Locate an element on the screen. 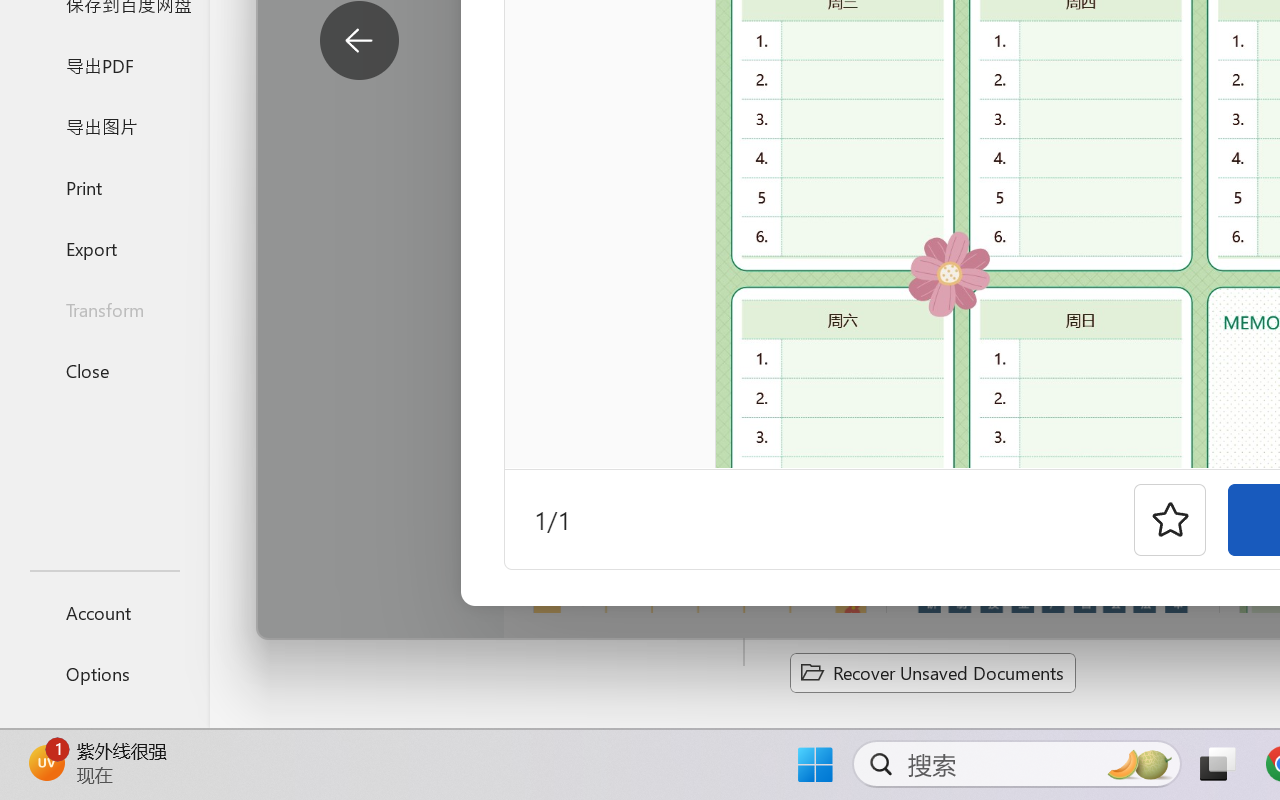 The width and height of the screenshot is (1280, 800). 'Account' is located at coordinates (103, 612).